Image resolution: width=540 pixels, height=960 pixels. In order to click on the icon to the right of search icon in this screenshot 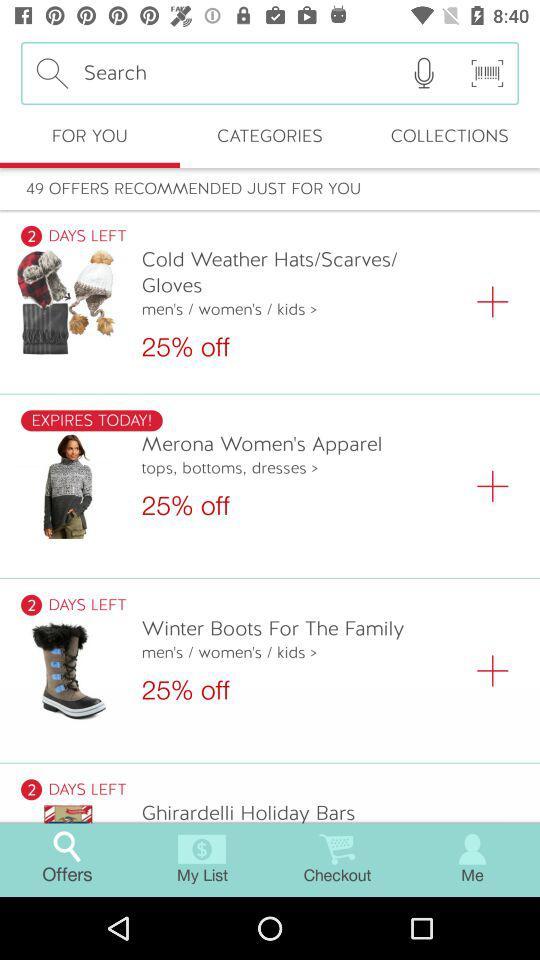, I will do `click(423, 73)`.